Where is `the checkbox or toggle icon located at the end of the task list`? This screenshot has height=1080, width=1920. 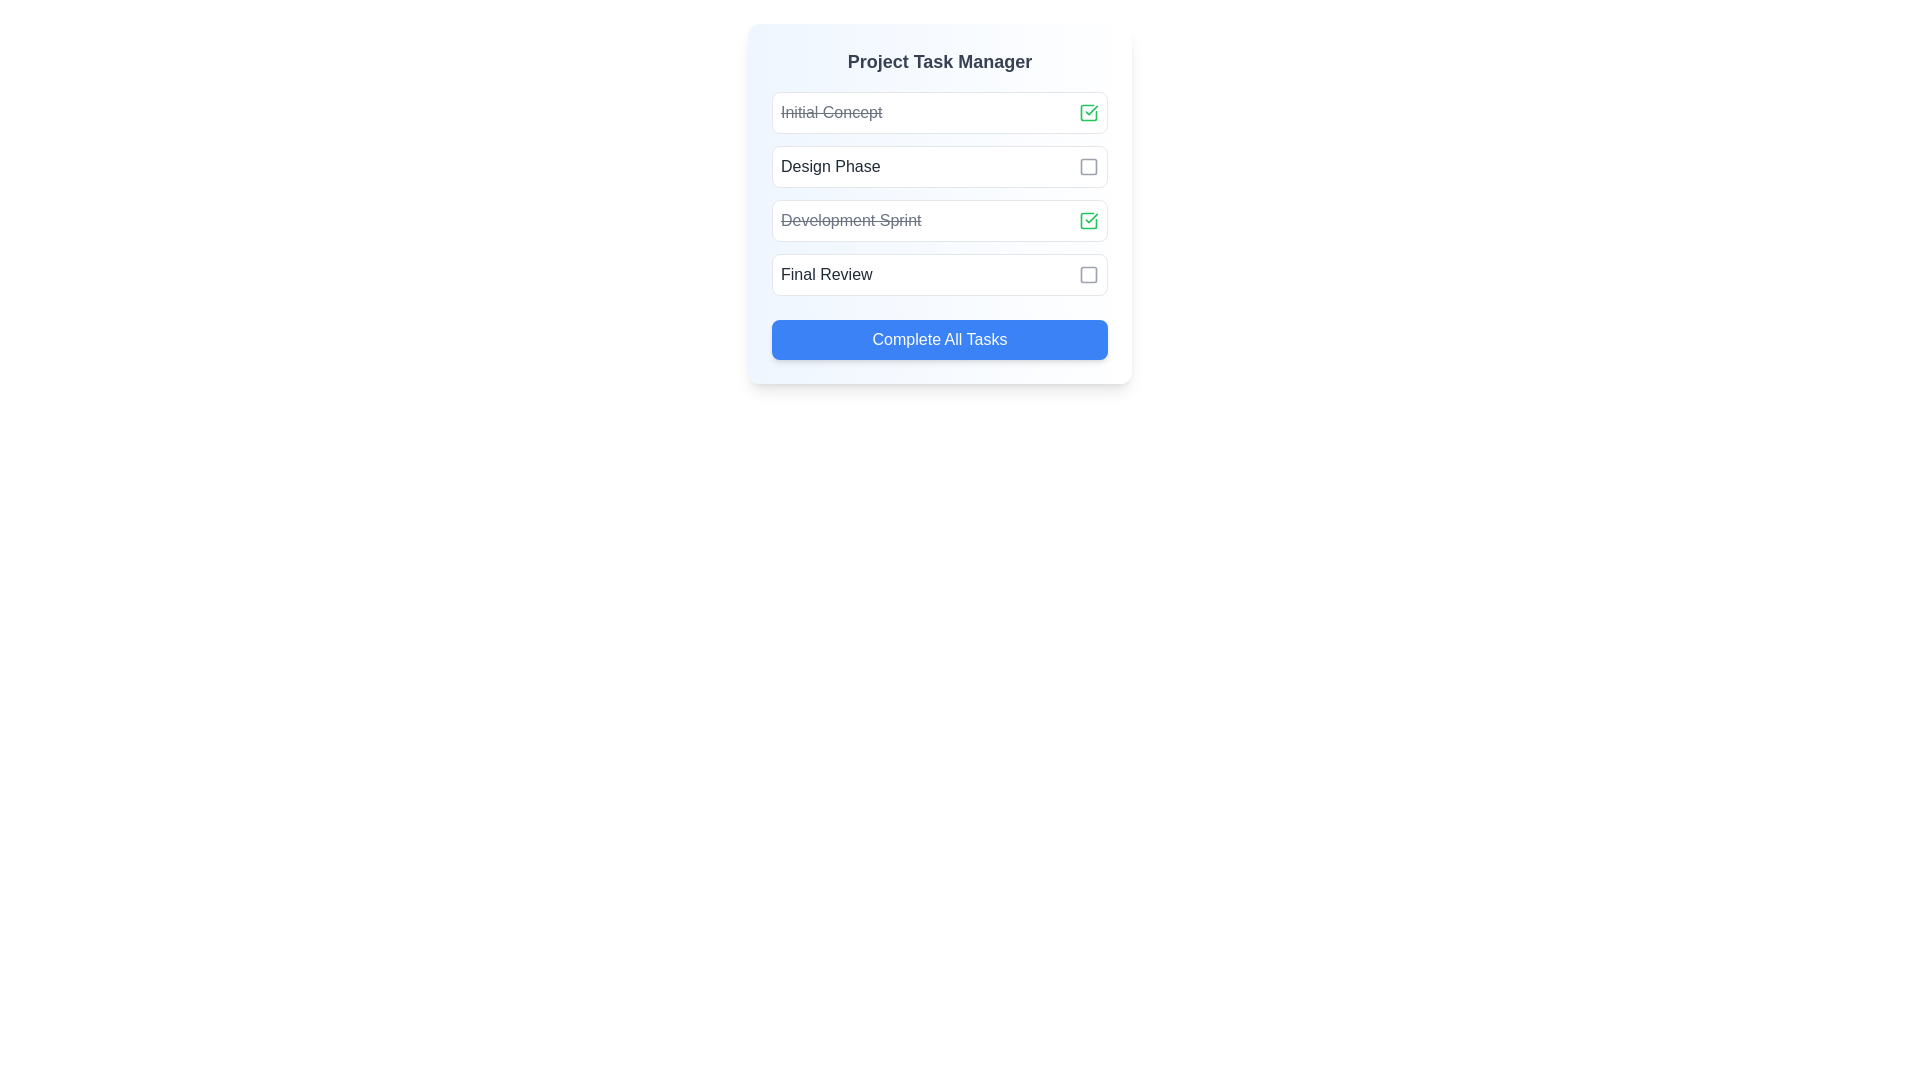
the checkbox or toggle icon located at the end of the task list is located at coordinates (1088, 274).